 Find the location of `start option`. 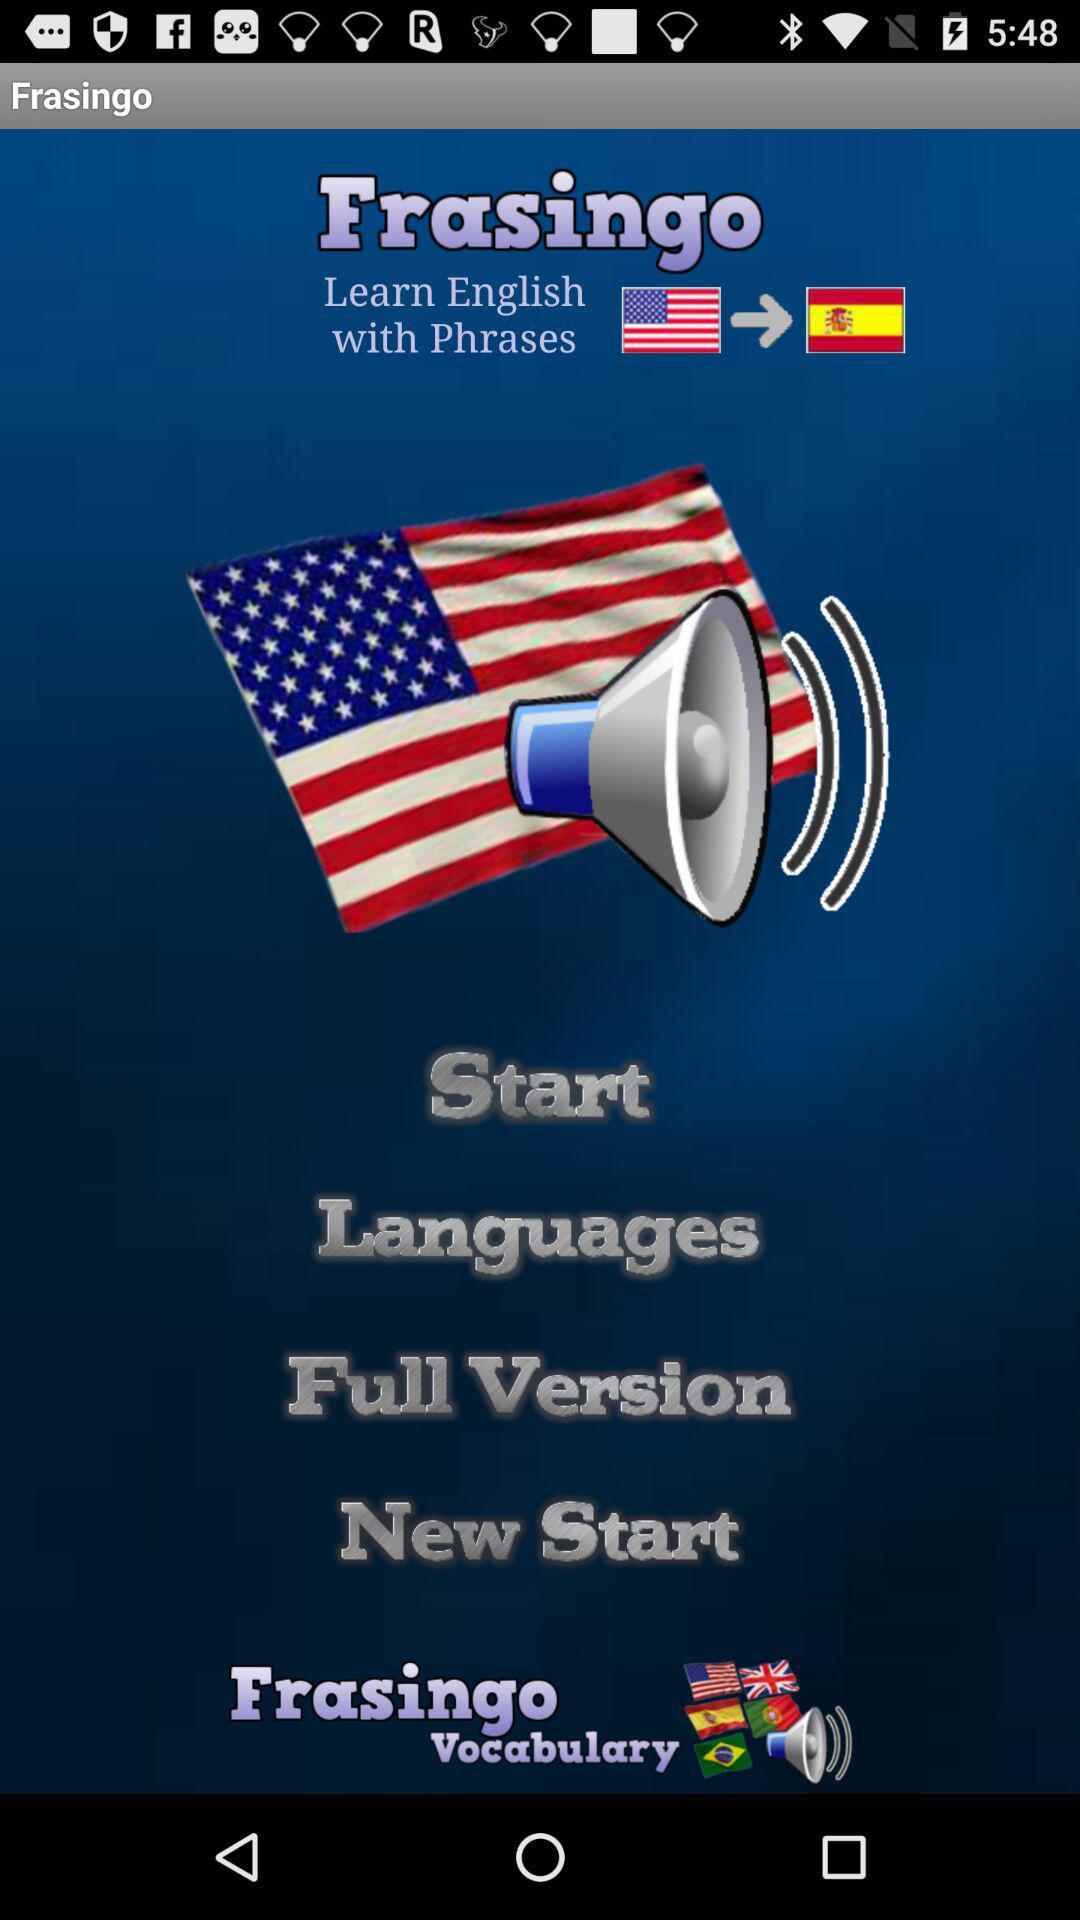

start option is located at coordinates (540, 1530).